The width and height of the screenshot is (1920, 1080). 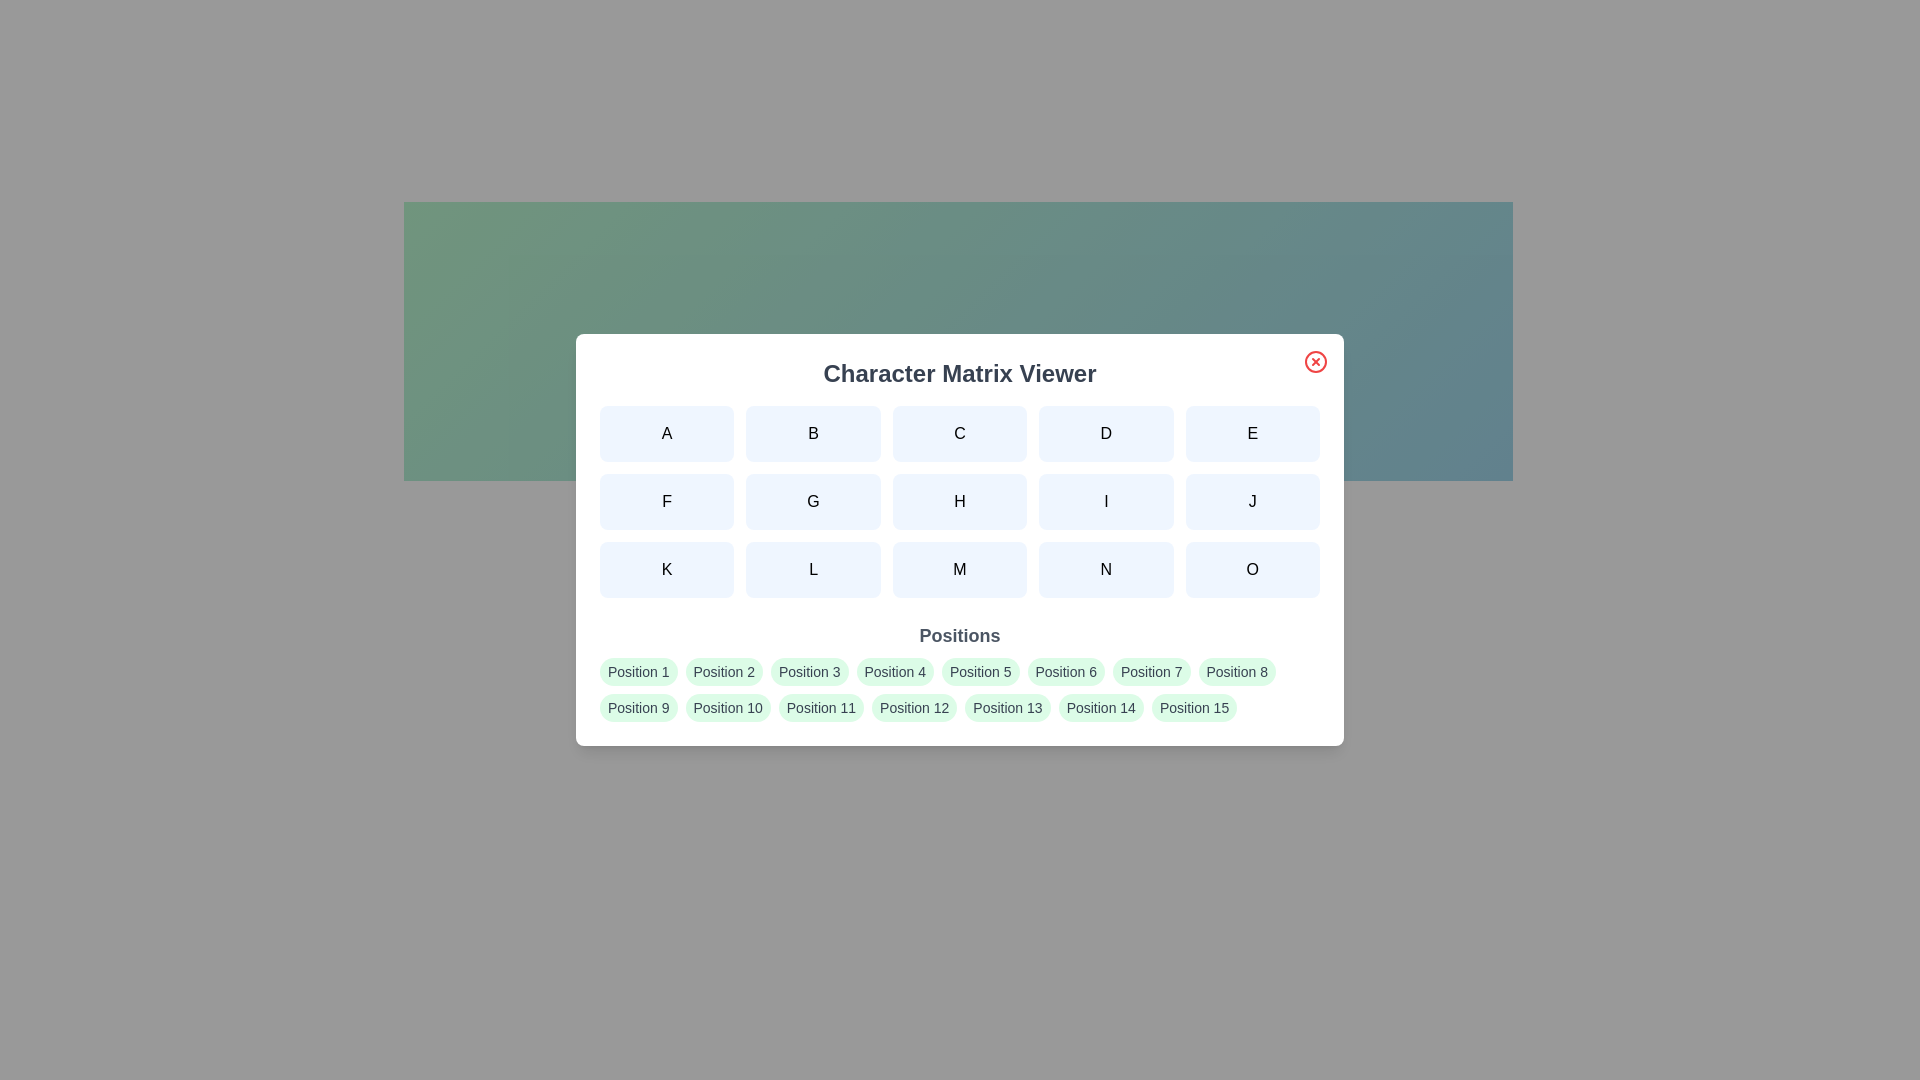 I want to click on the character button labeled N, so click(x=1104, y=570).